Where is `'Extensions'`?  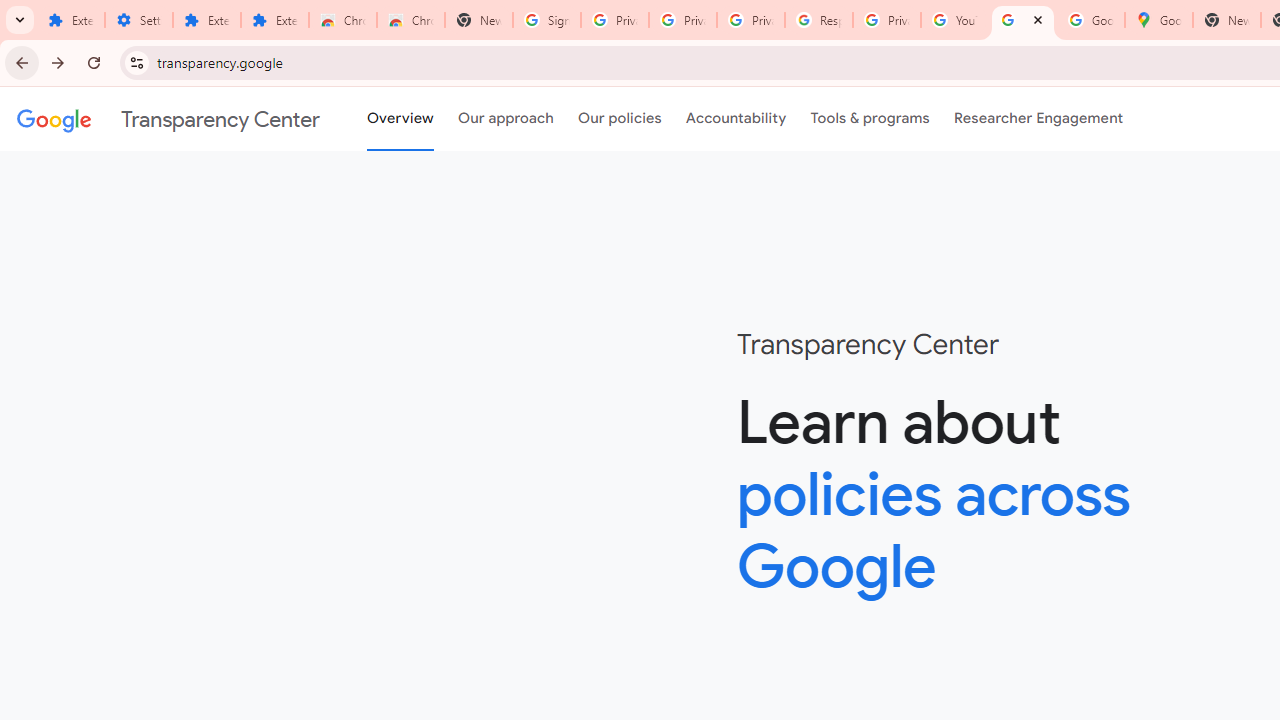 'Extensions' is located at coordinates (206, 20).